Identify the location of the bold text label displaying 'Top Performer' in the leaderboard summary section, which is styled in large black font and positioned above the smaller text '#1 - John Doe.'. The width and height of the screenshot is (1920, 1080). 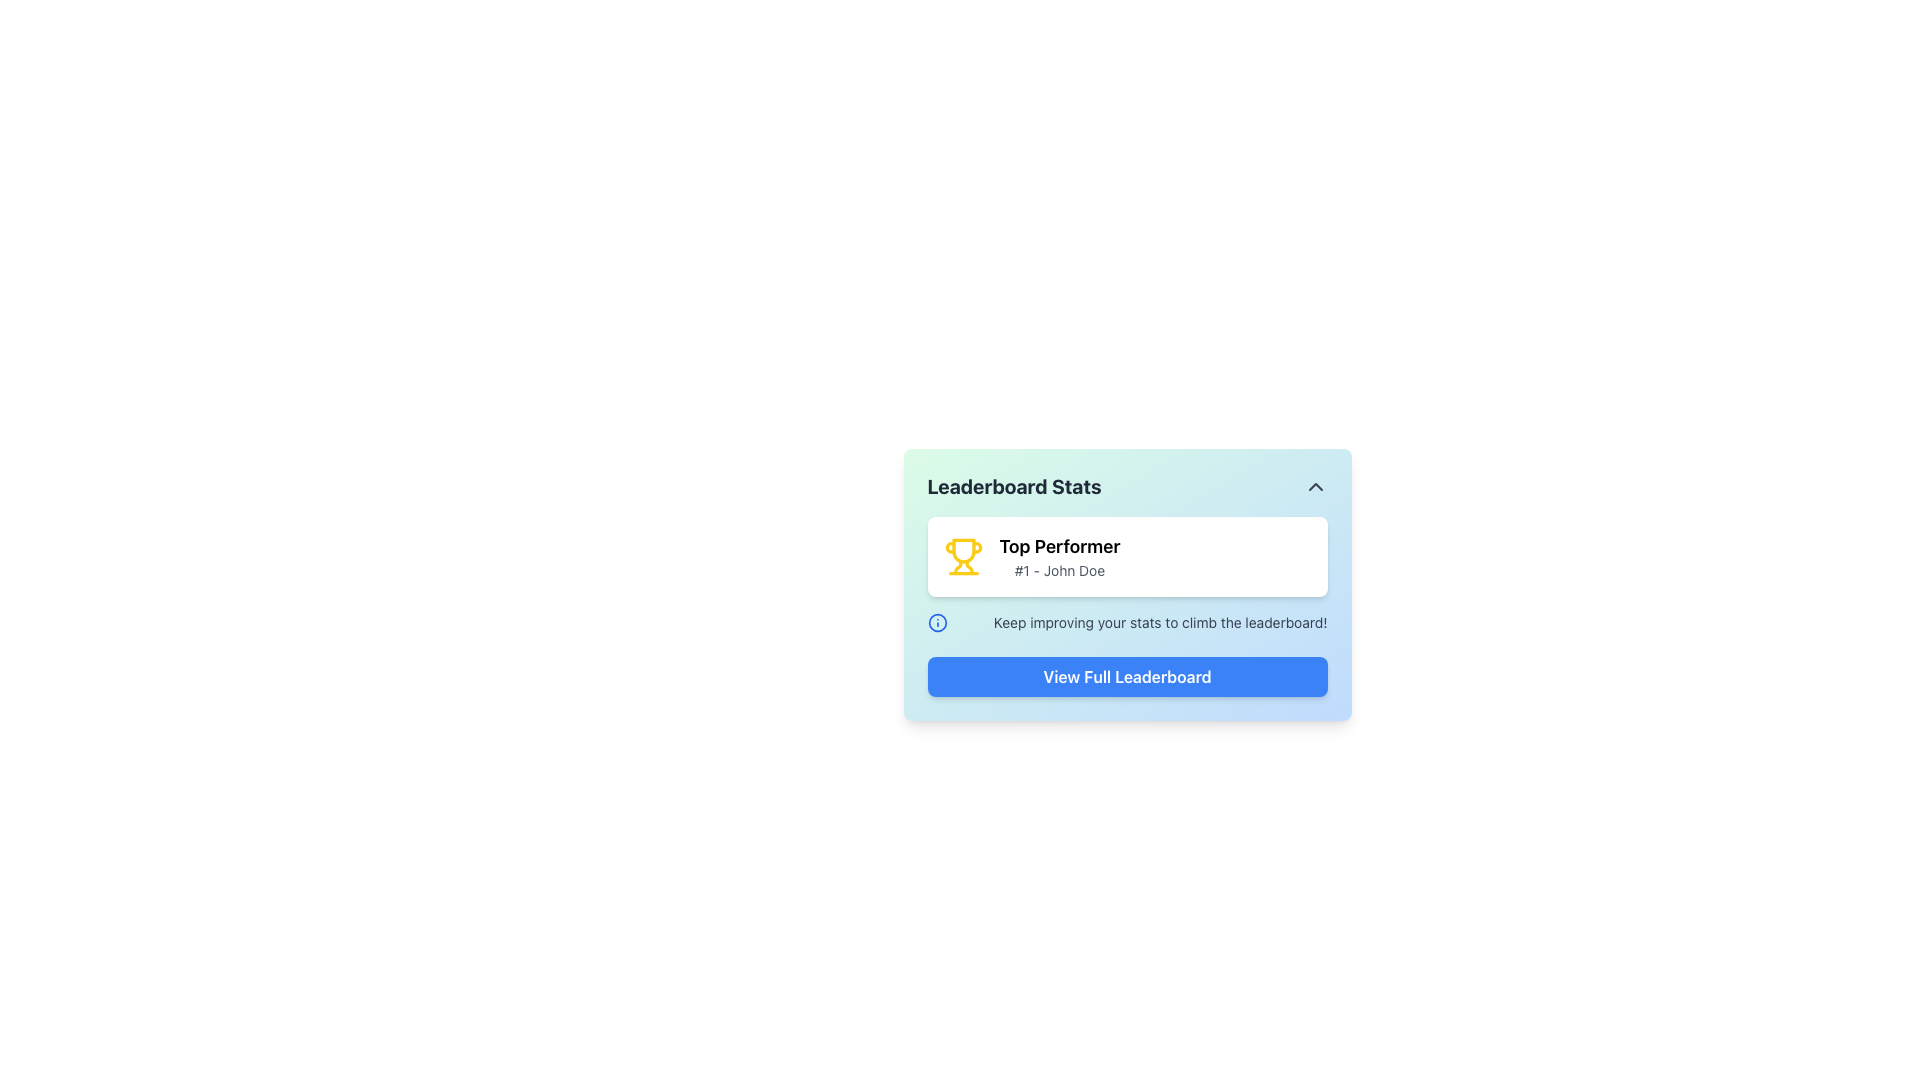
(1059, 547).